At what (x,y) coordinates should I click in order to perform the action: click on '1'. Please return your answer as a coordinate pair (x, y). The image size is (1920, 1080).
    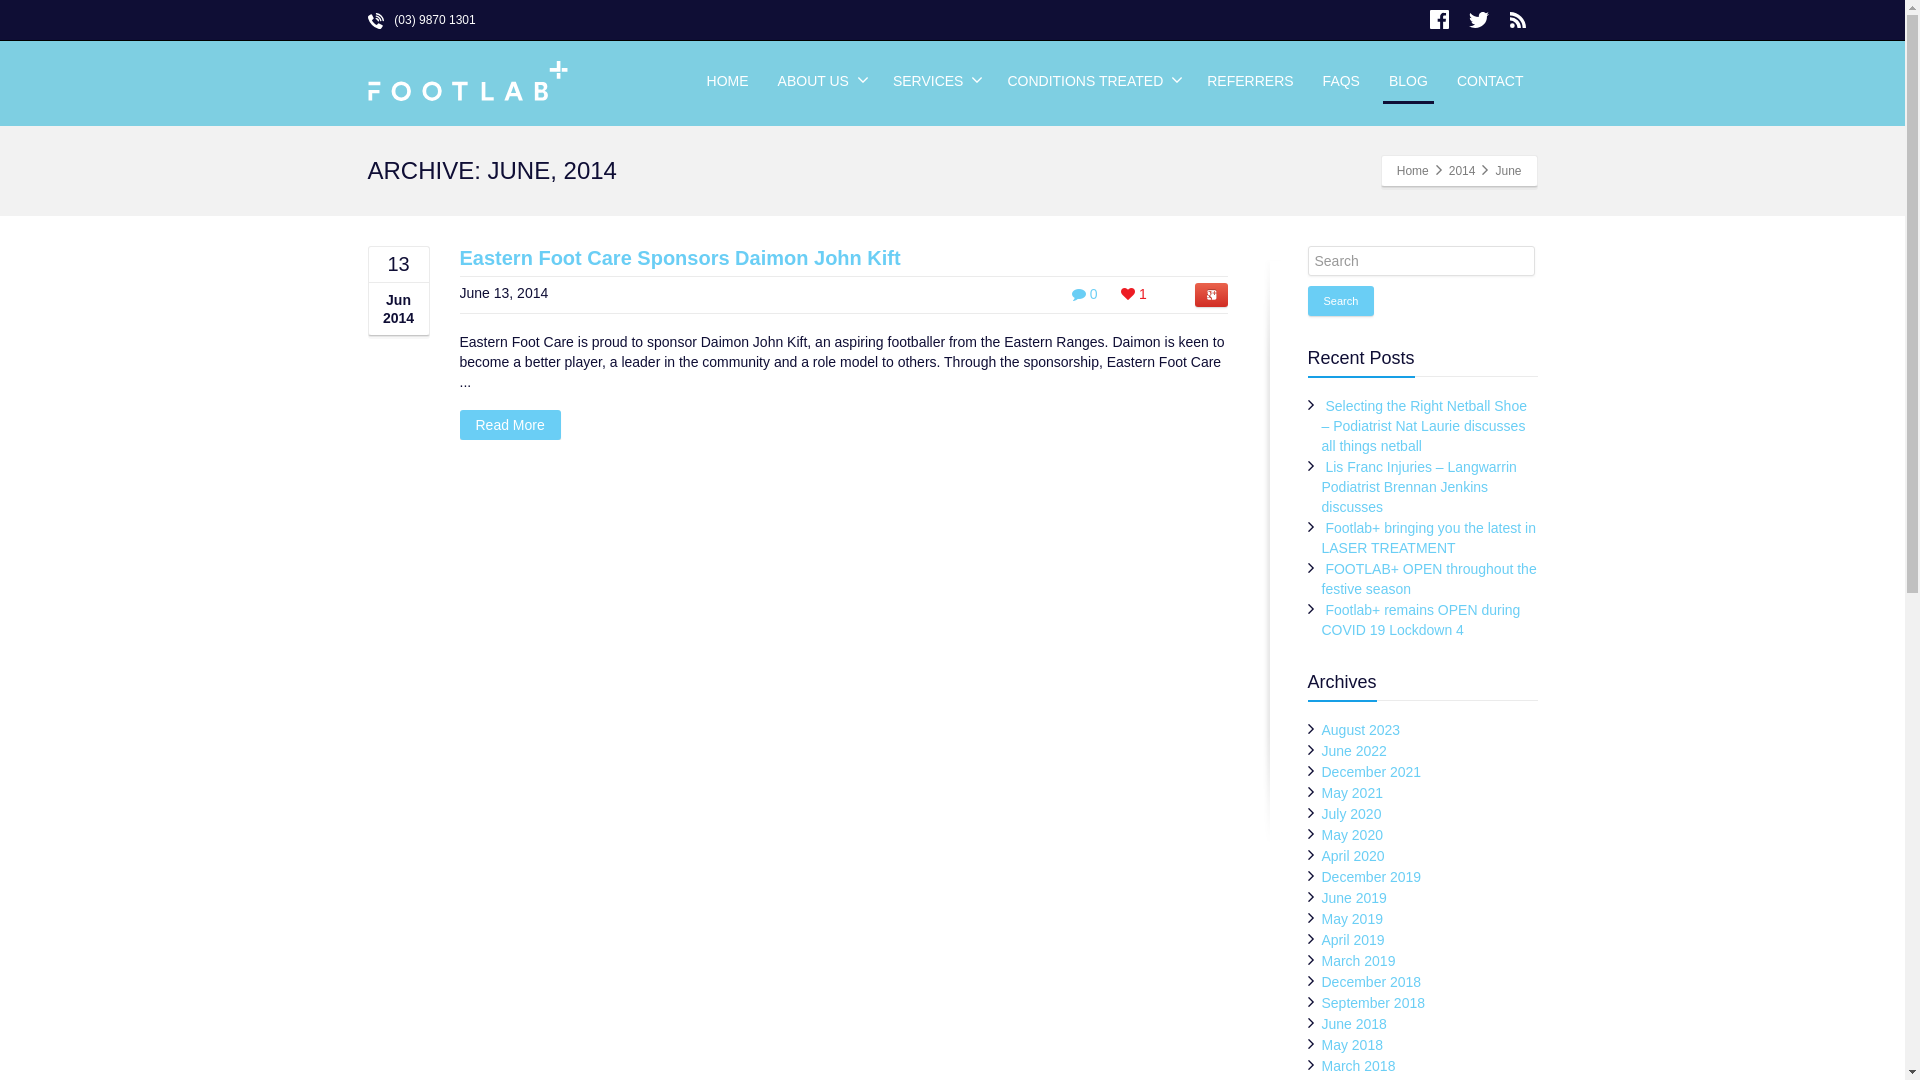
    Looking at the image, I should click on (1133, 293).